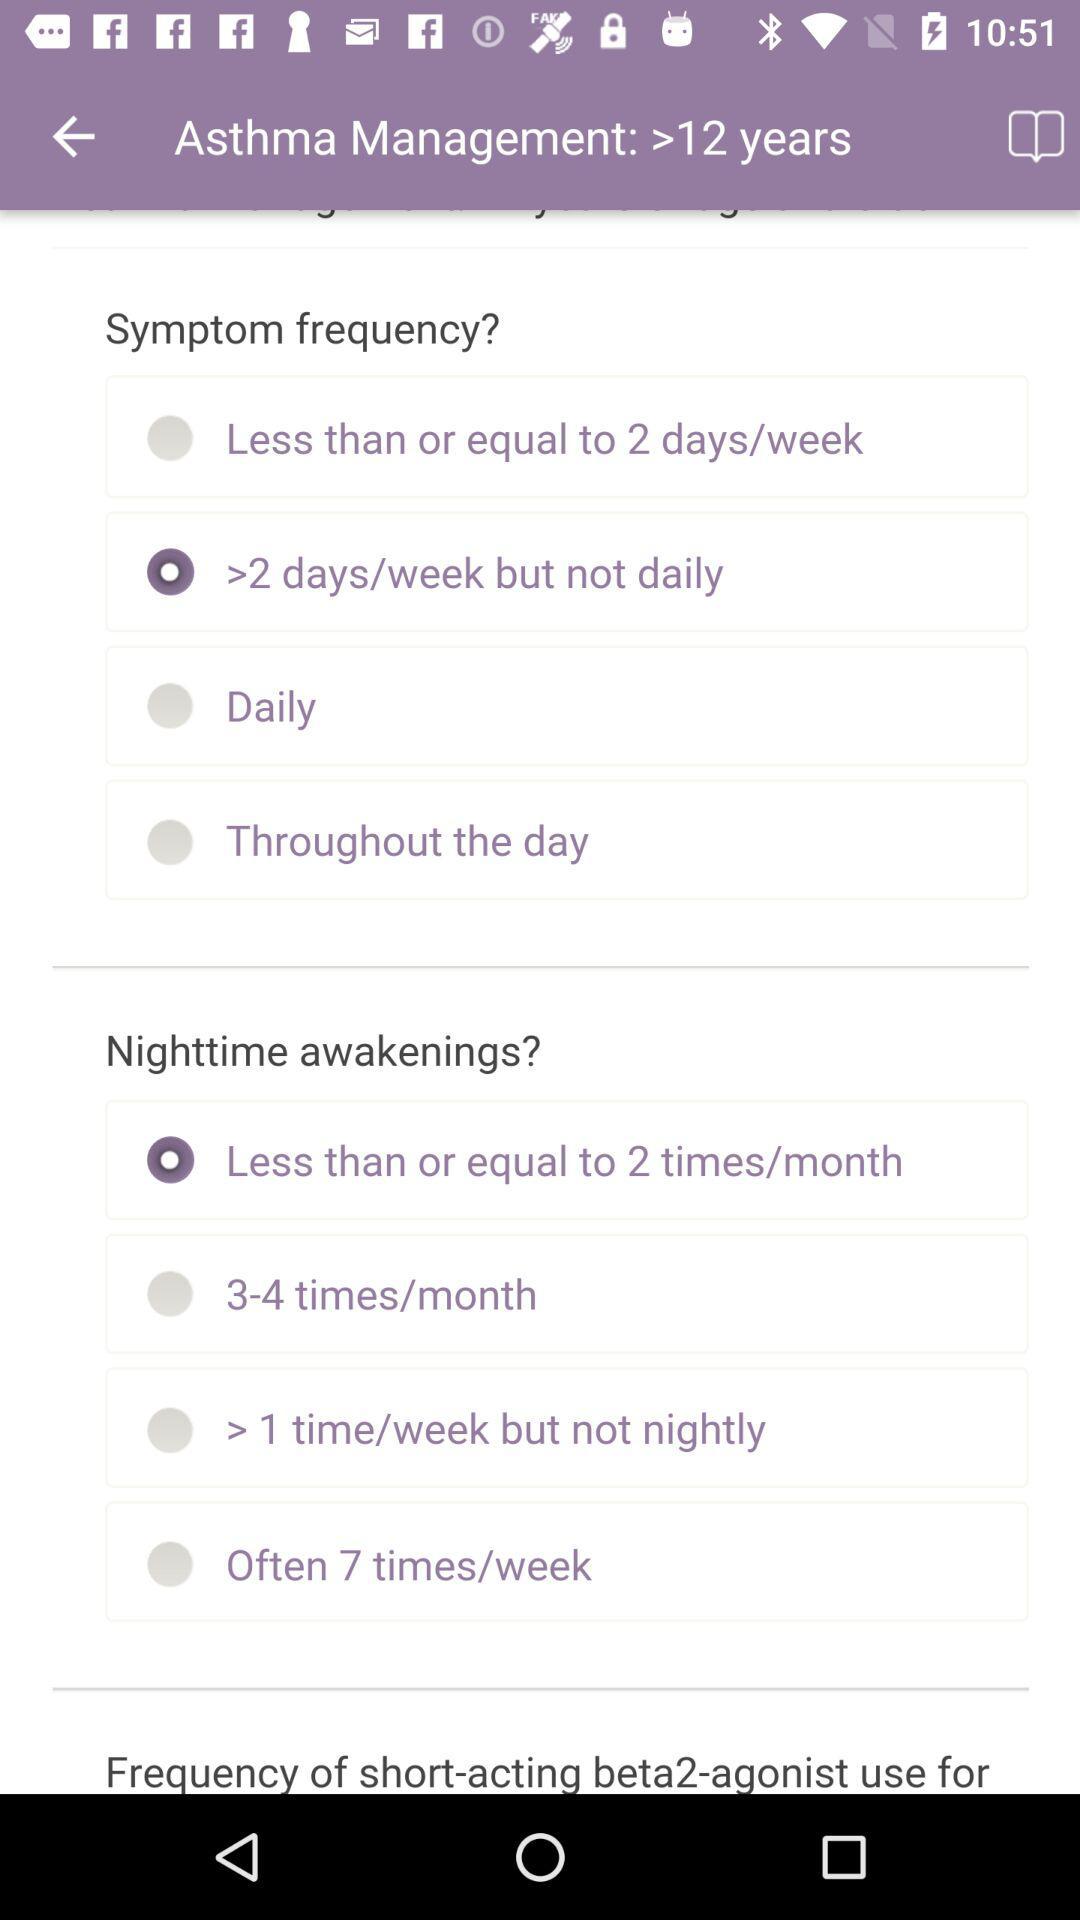 The image size is (1080, 1920). I want to click on icon at the top right corner, so click(1034, 135).